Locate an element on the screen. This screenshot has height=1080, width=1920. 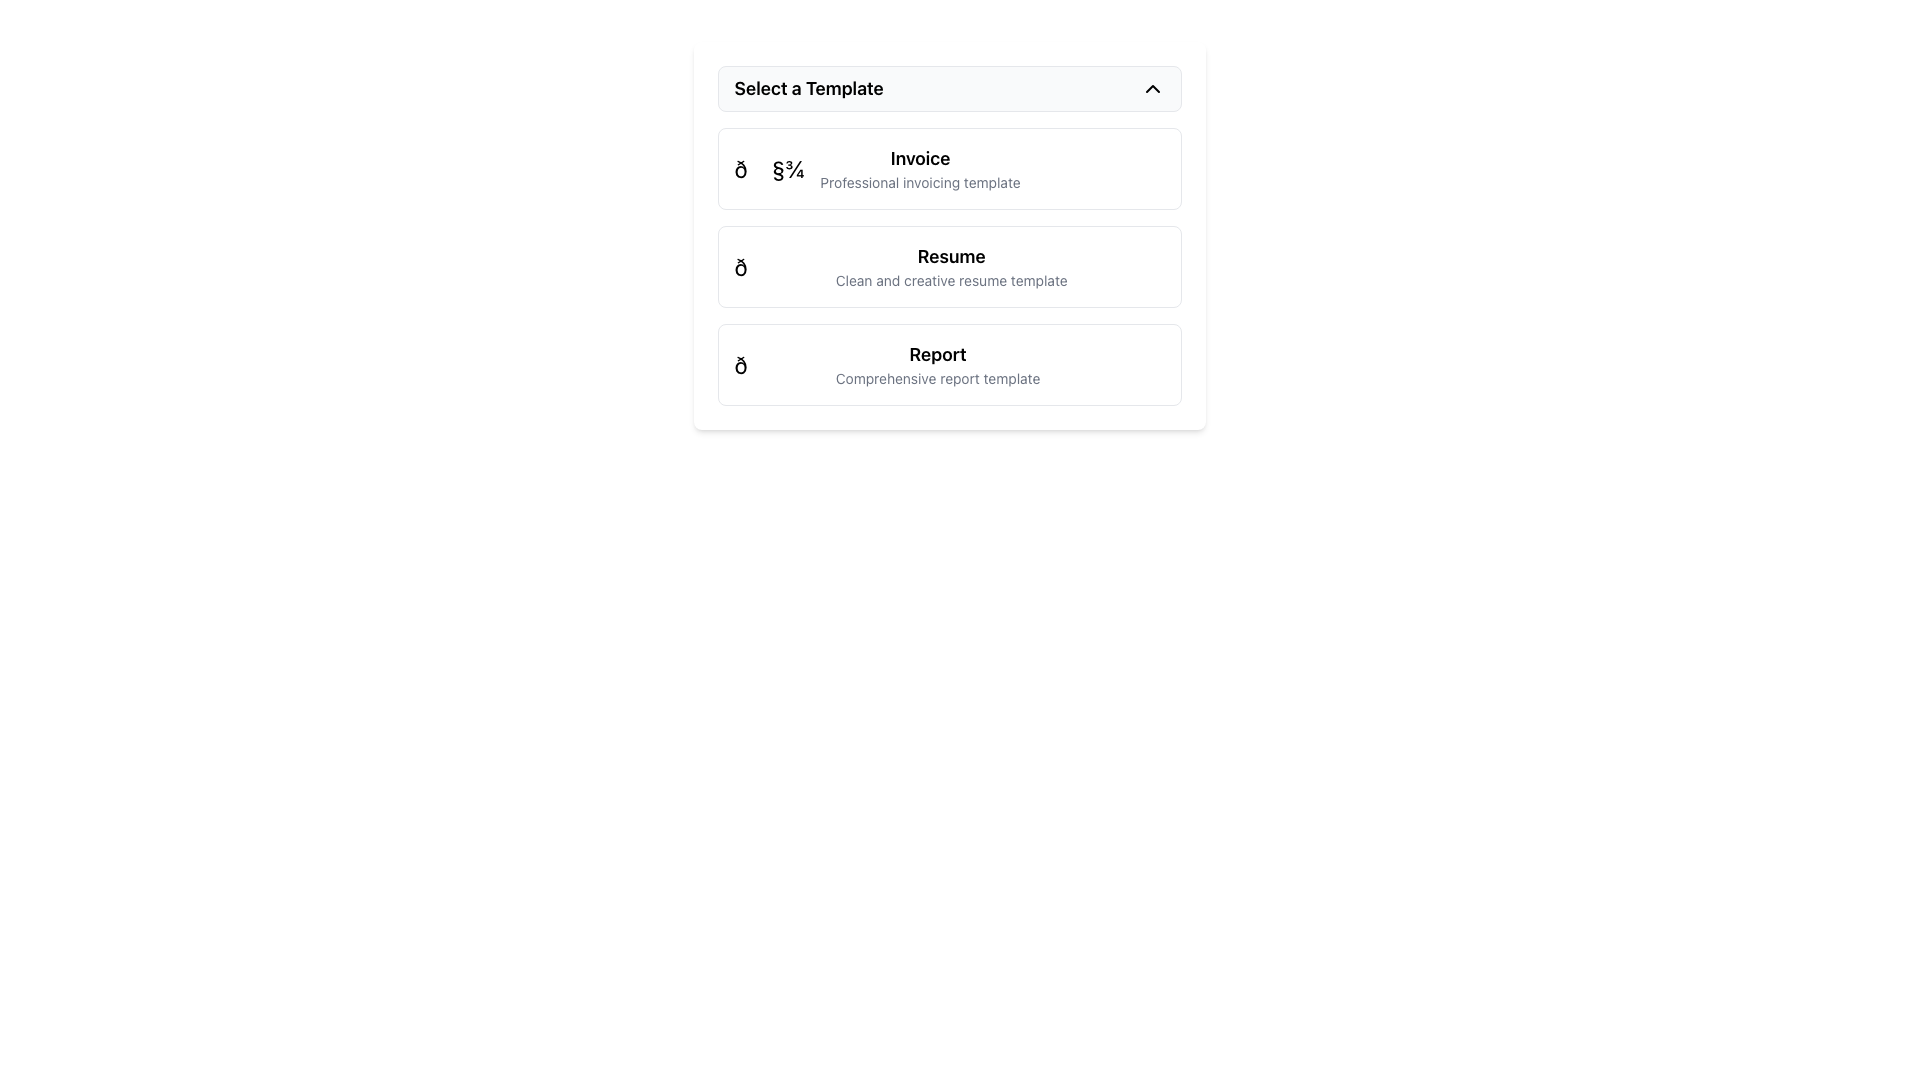
the 'Resume' button with a white background, featuring bold text and an icon, to emphasize it is located at coordinates (948, 234).